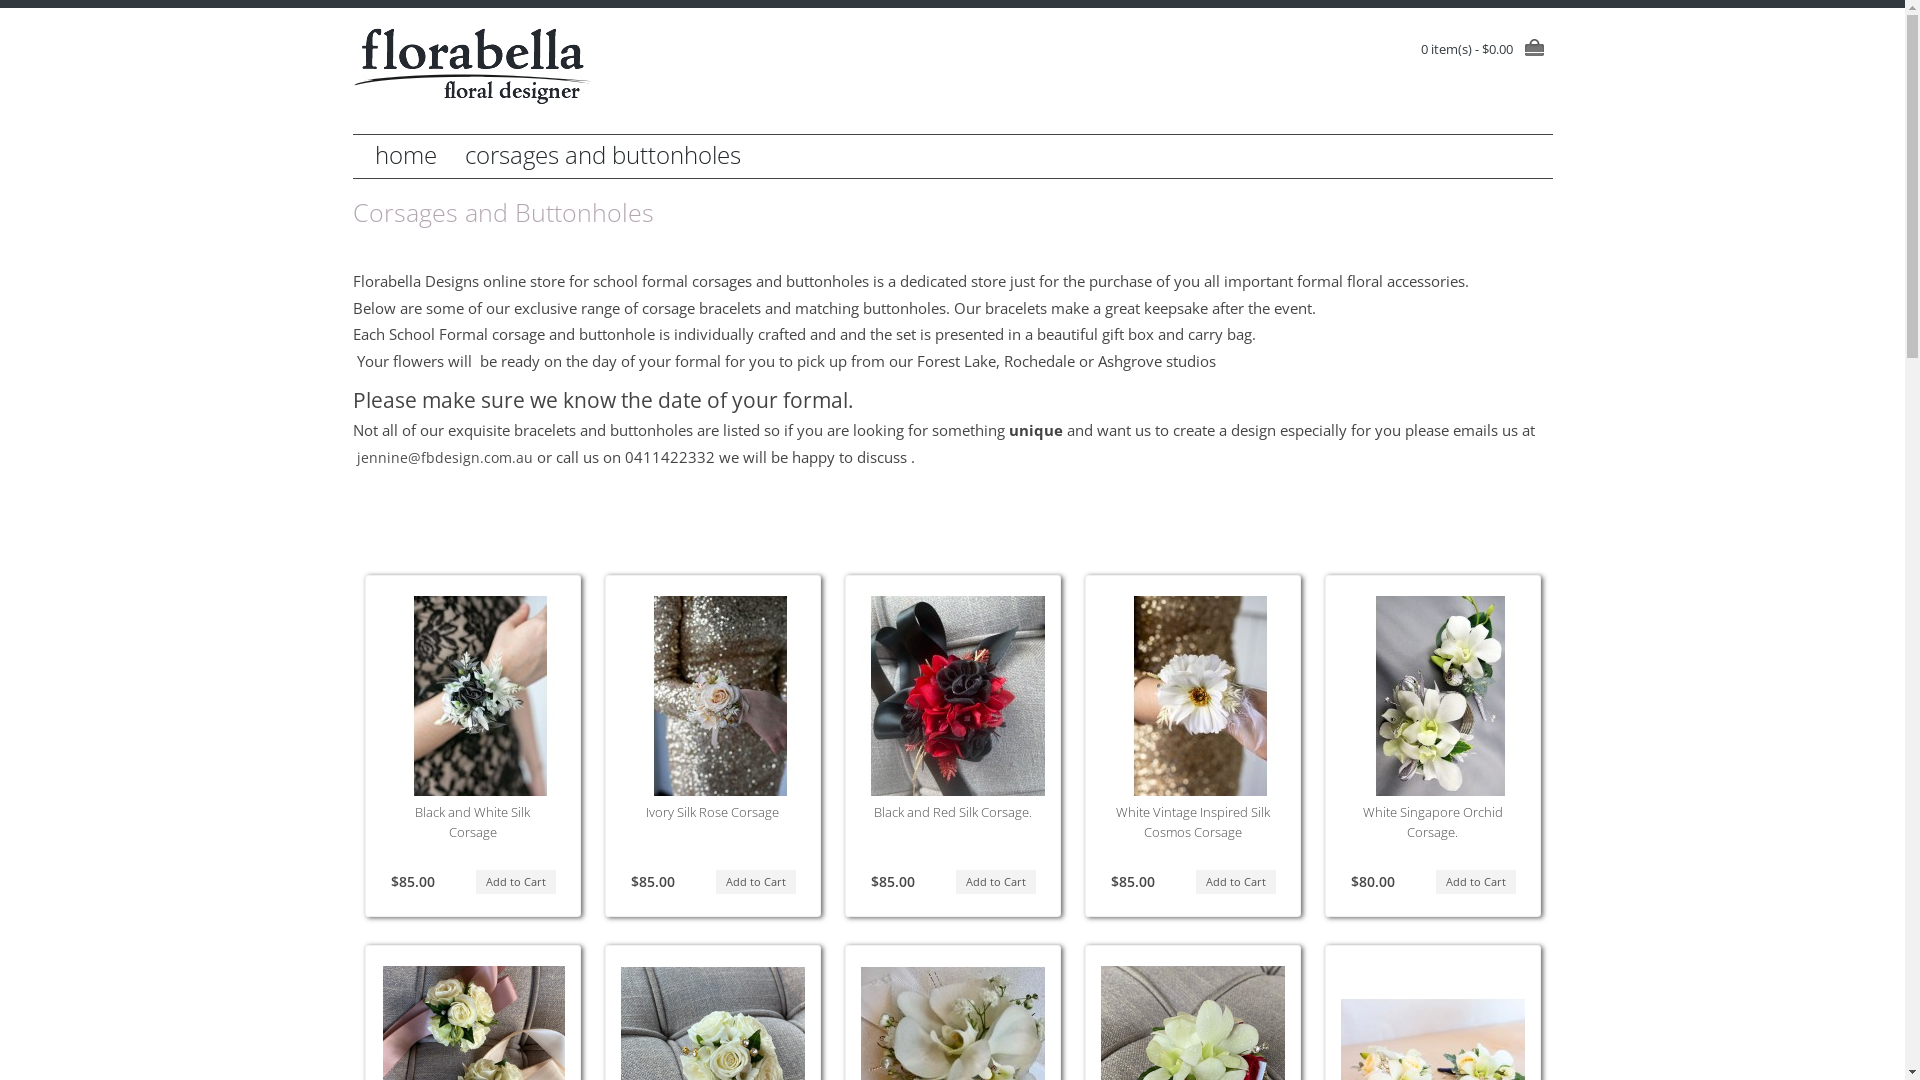  I want to click on 'Add to Cart', so click(1434, 881).